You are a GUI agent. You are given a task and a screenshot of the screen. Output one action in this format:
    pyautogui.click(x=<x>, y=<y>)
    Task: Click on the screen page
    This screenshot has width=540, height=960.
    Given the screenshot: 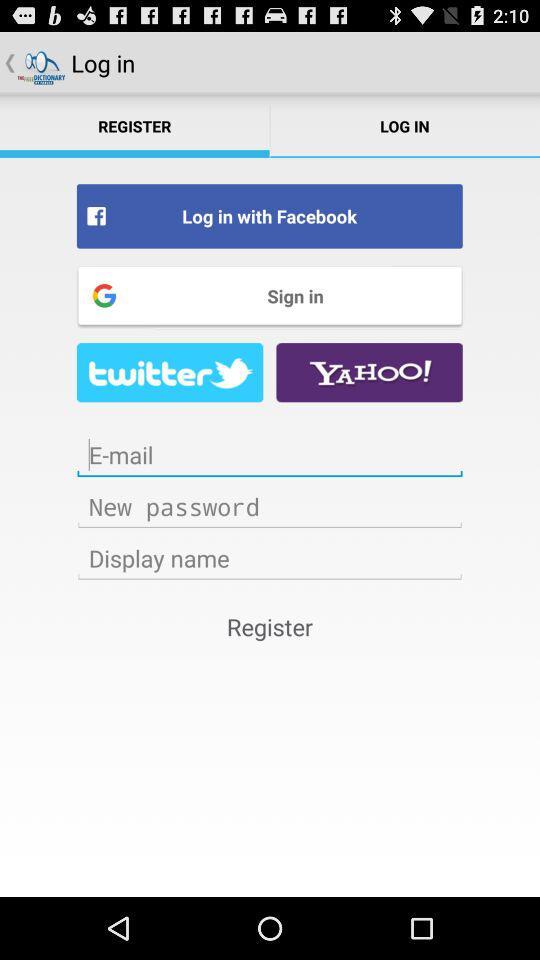 What is the action you would take?
    pyautogui.click(x=270, y=455)
    